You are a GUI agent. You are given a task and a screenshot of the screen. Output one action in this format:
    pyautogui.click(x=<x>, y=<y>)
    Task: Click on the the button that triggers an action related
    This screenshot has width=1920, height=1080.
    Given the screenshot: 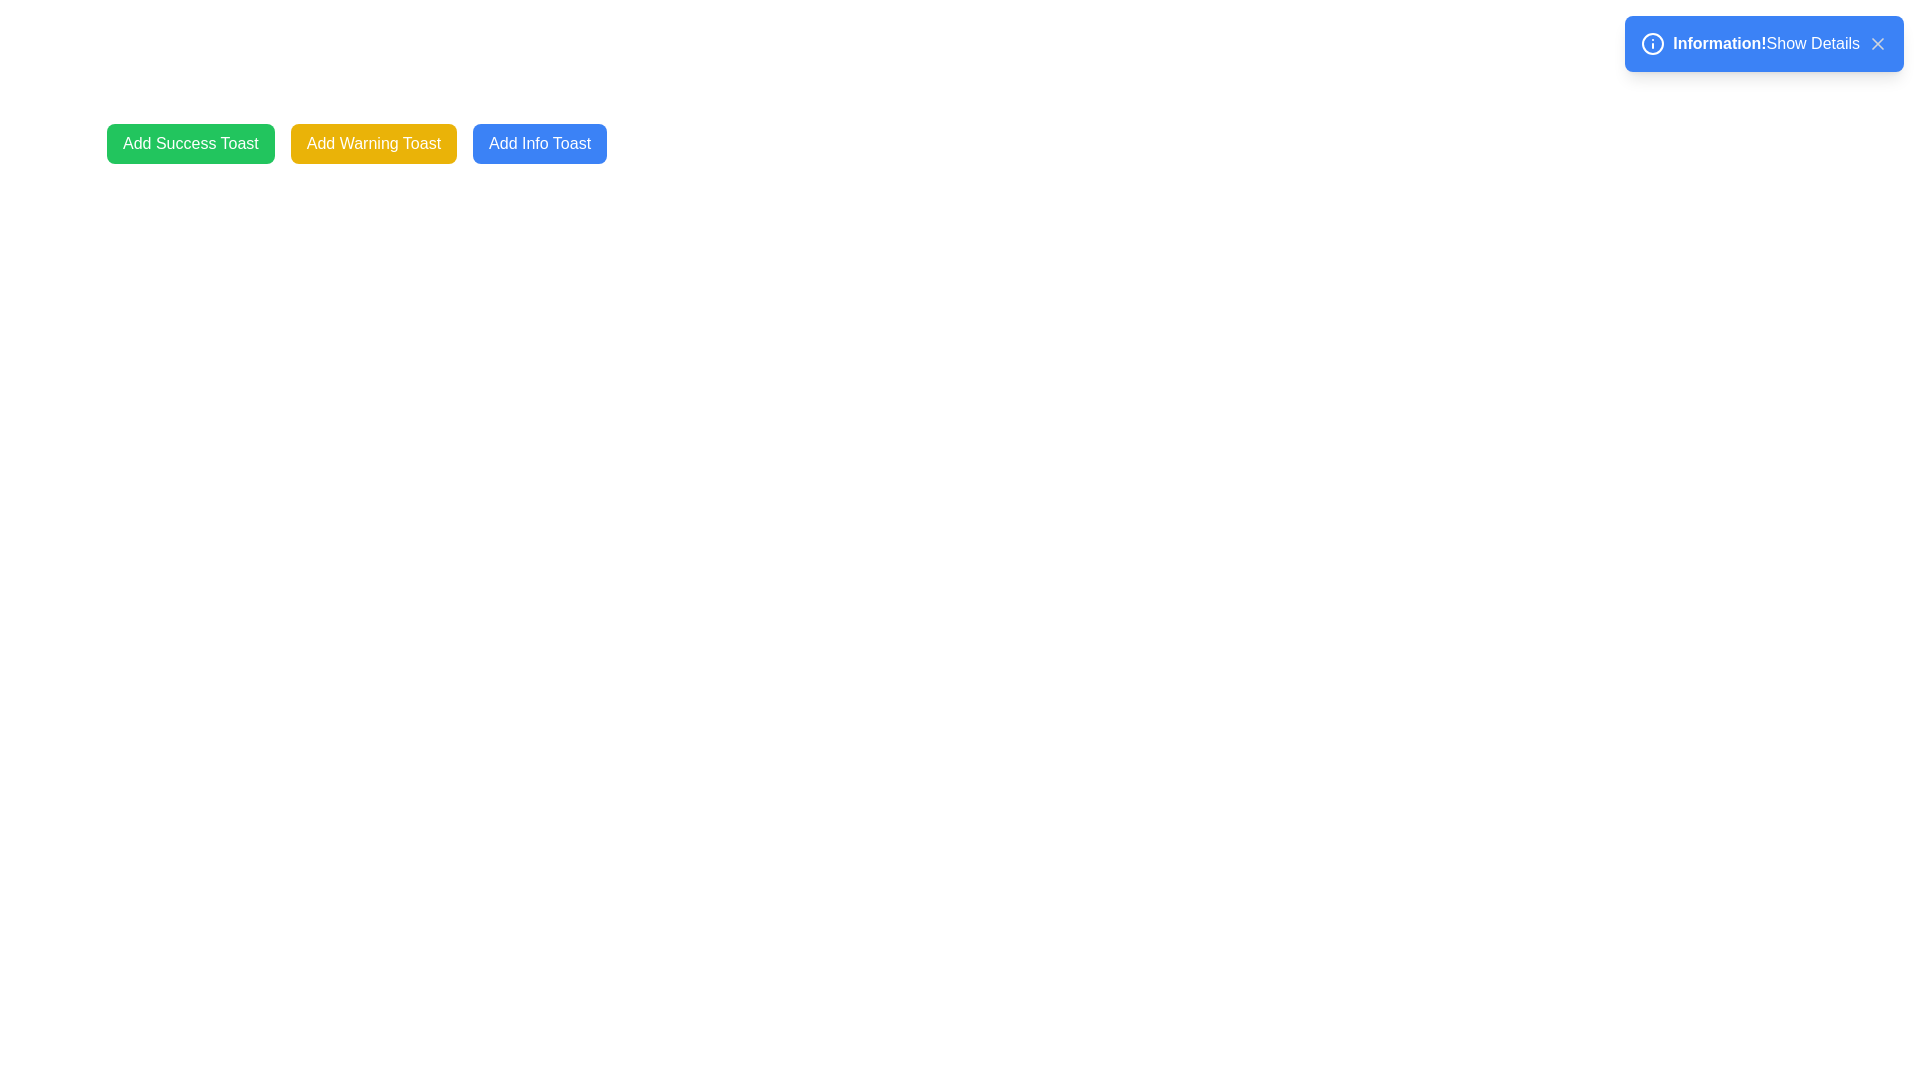 What is the action you would take?
    pyautogui.click(x=540, y=142)
    